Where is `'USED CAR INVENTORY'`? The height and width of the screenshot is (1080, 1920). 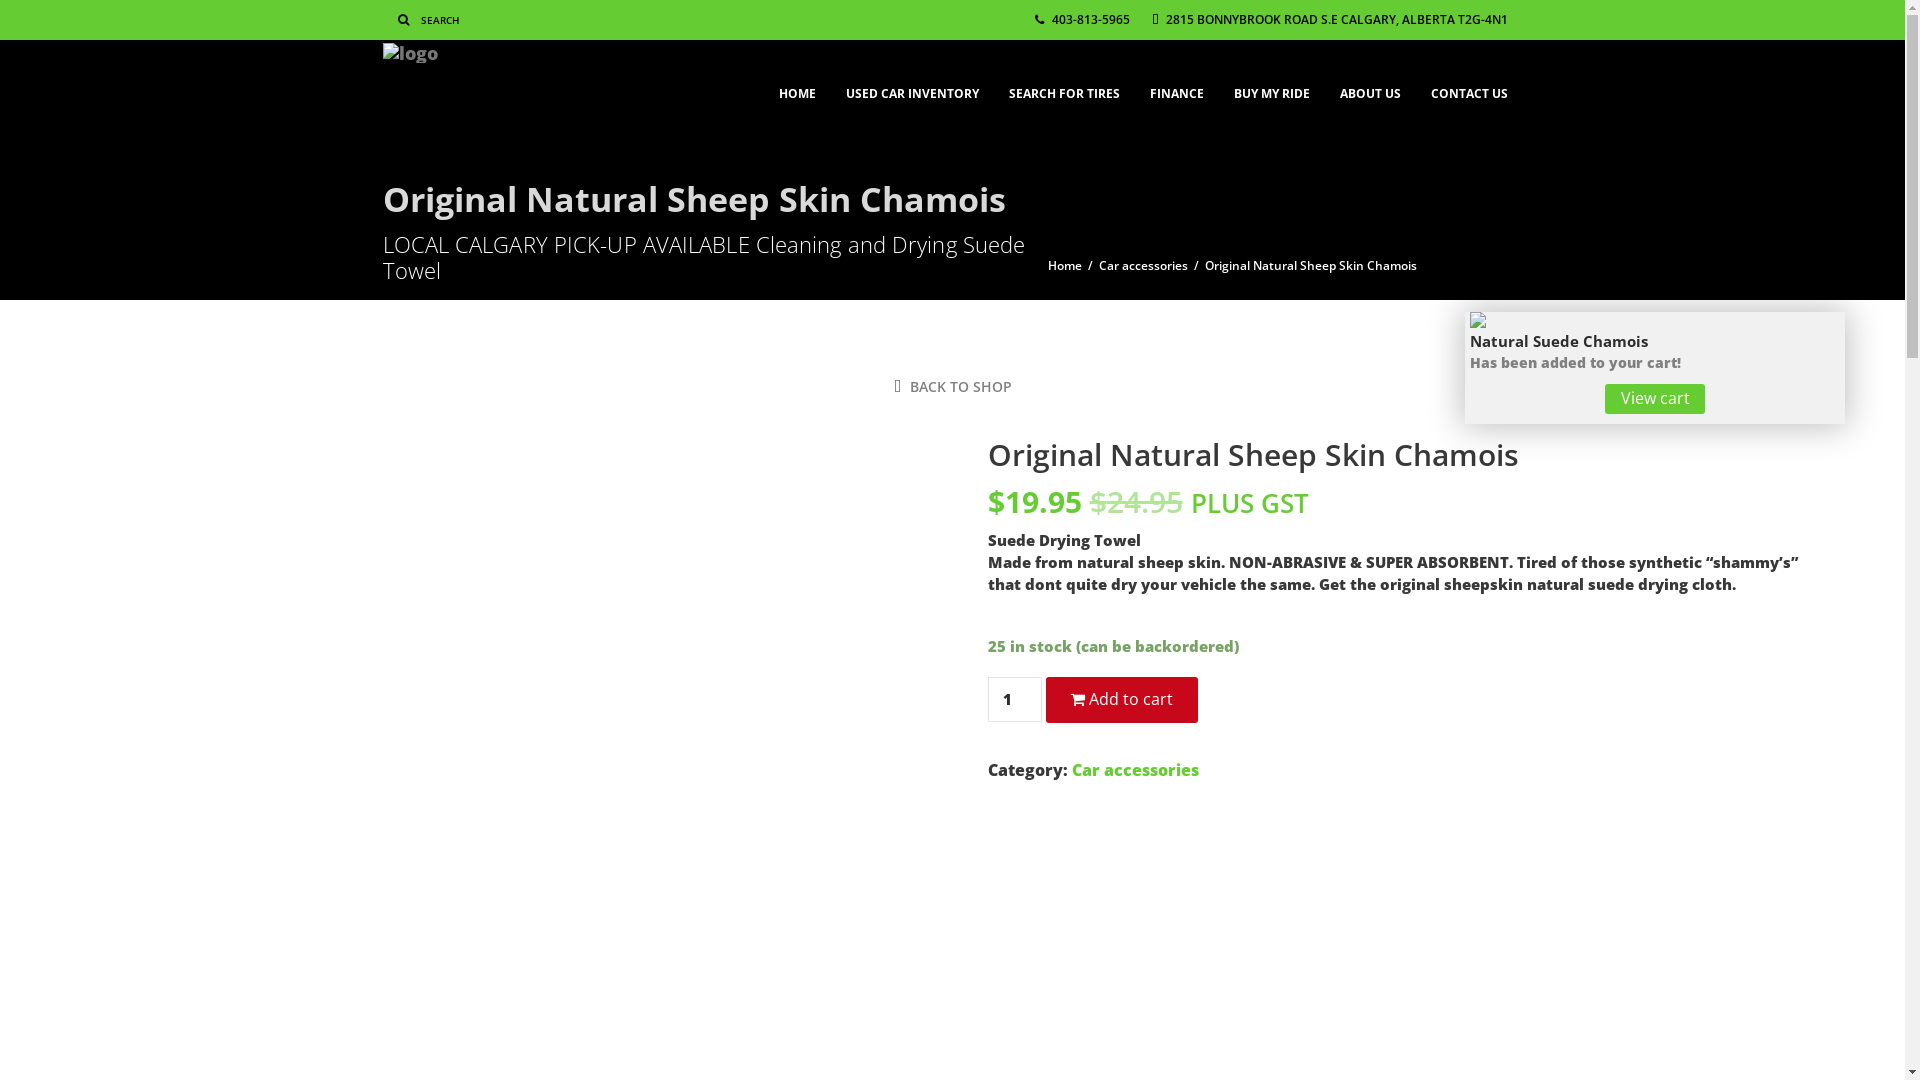
'USED CAR INVENTORY' is located at coordinates (910, 83).